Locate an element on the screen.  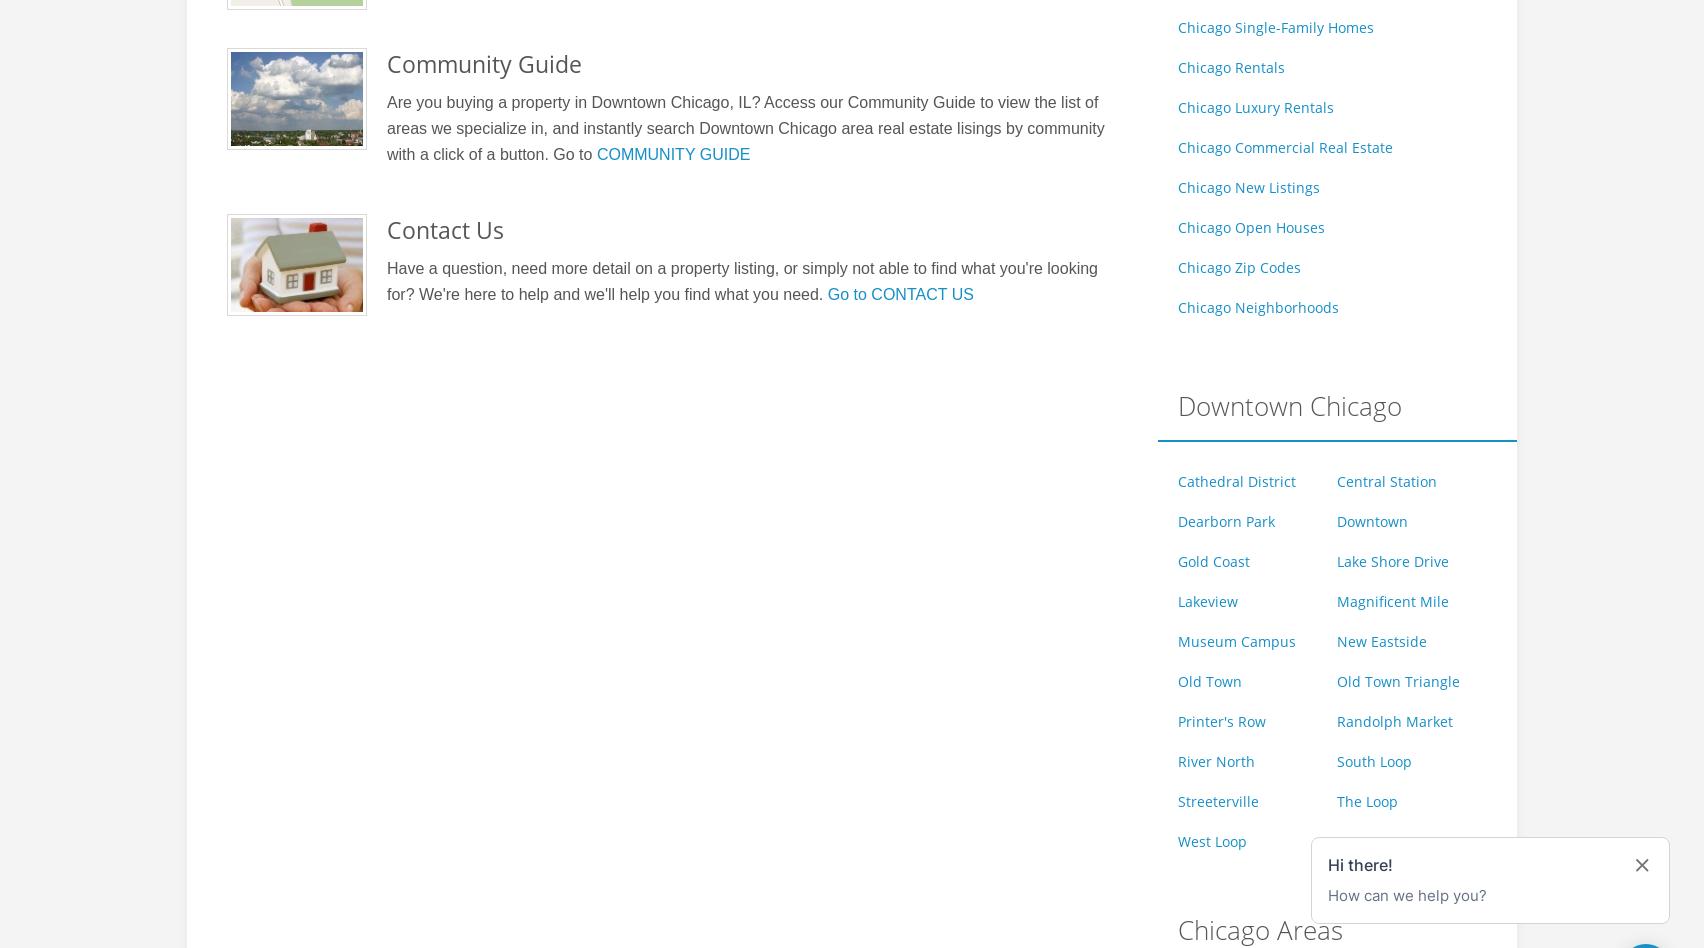
'Are you buying a property in Downtown Chicago, IL? Access our Community Guide to view the list of areas we specialize in, and instantly search Downtown Chicago area real estate lisings by community with a click of a button. Go to' is located at coordinates (385, 126).